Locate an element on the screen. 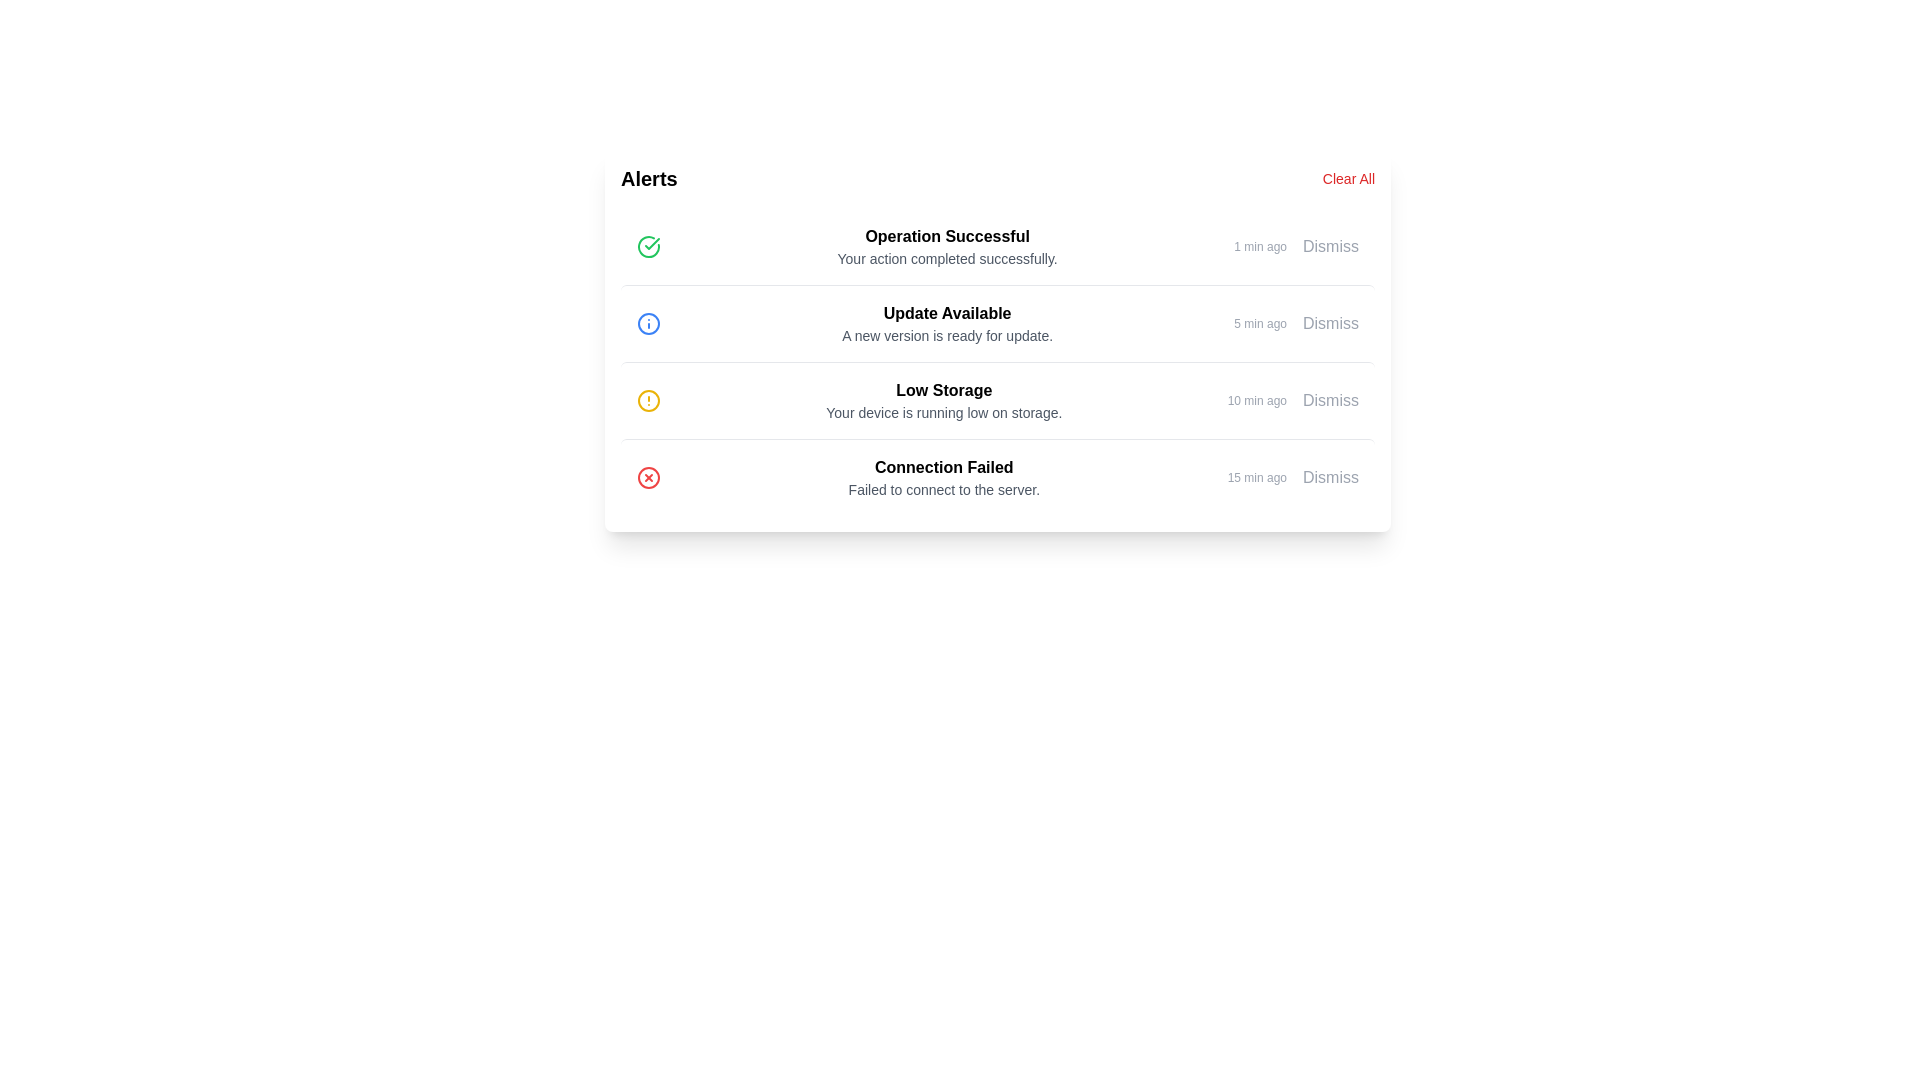 Image resolution: width=1920 pixels, height=1080 pixels. the first notification entry displaying 'Operation Successful' for additional highlighting is located at coordinates (998, 245).